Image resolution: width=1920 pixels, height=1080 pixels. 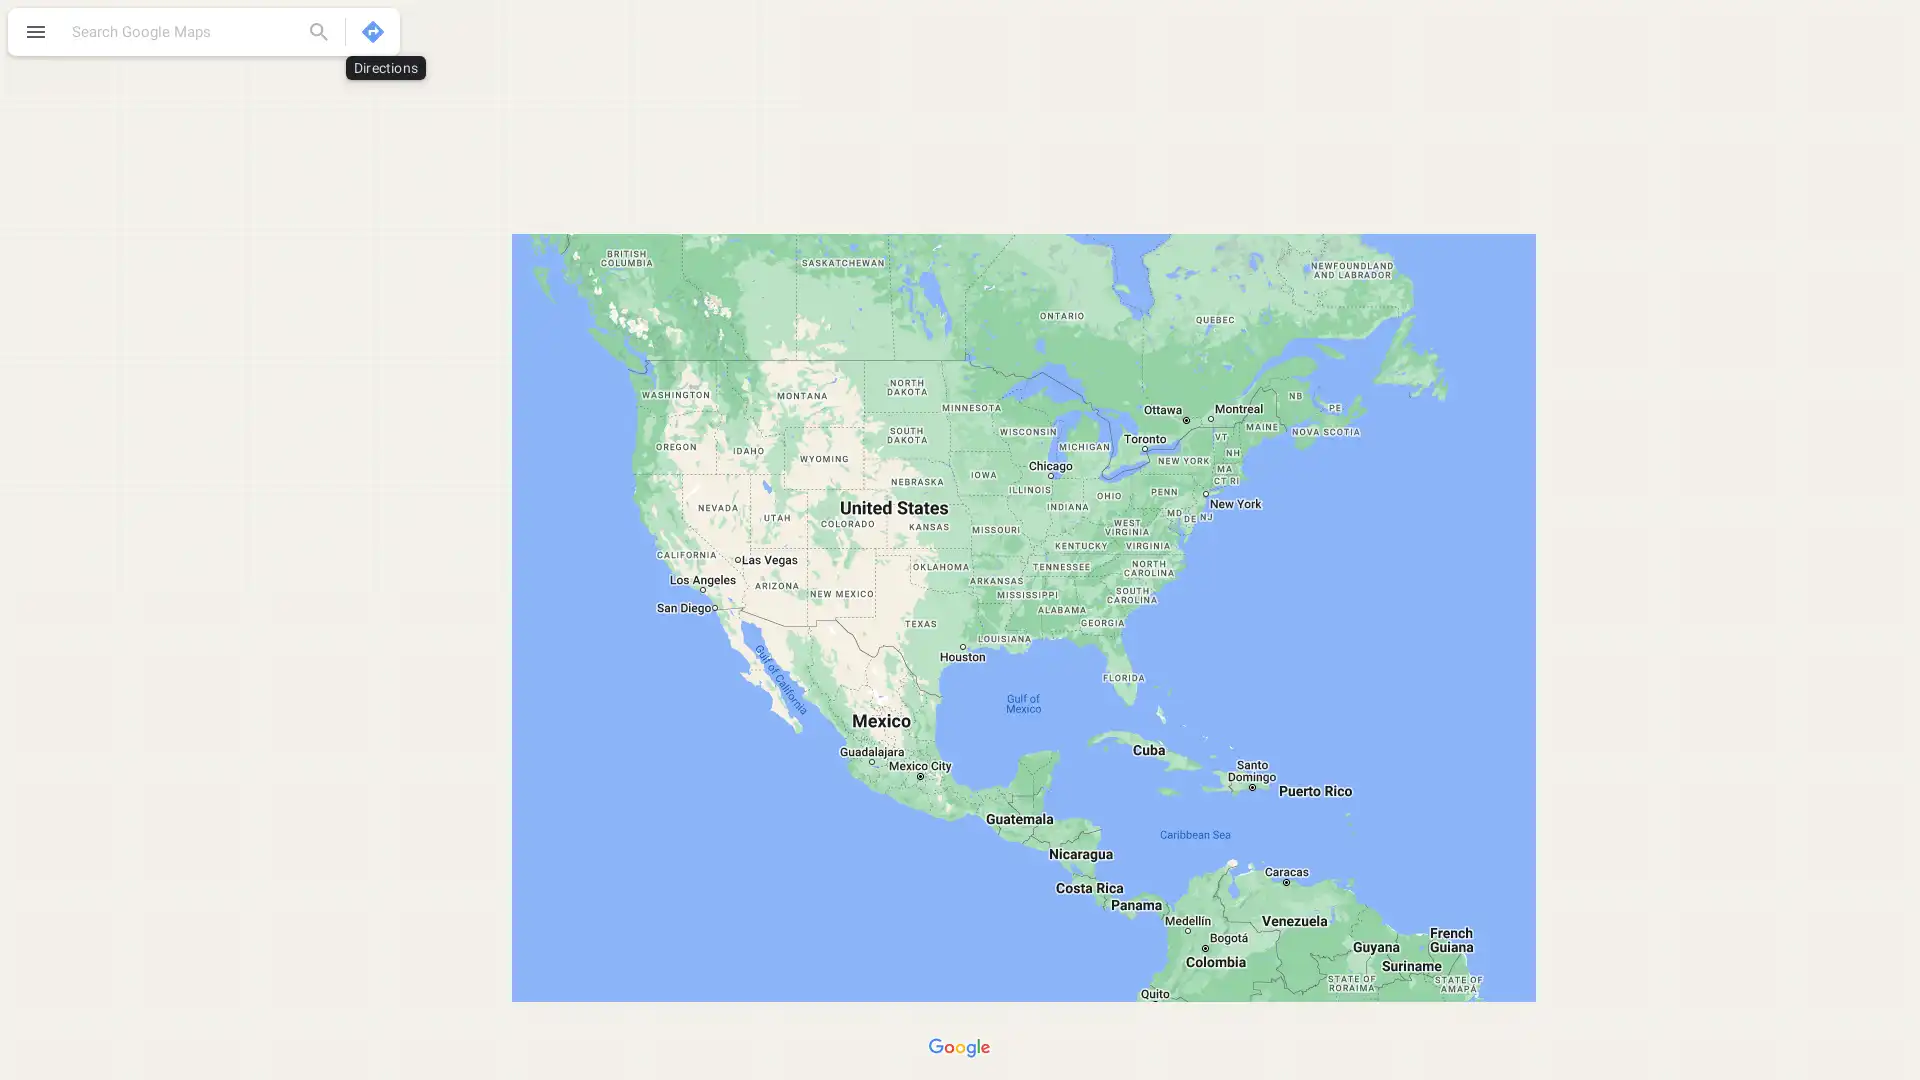 I want to click on Menu, so click(x=35, y=34).